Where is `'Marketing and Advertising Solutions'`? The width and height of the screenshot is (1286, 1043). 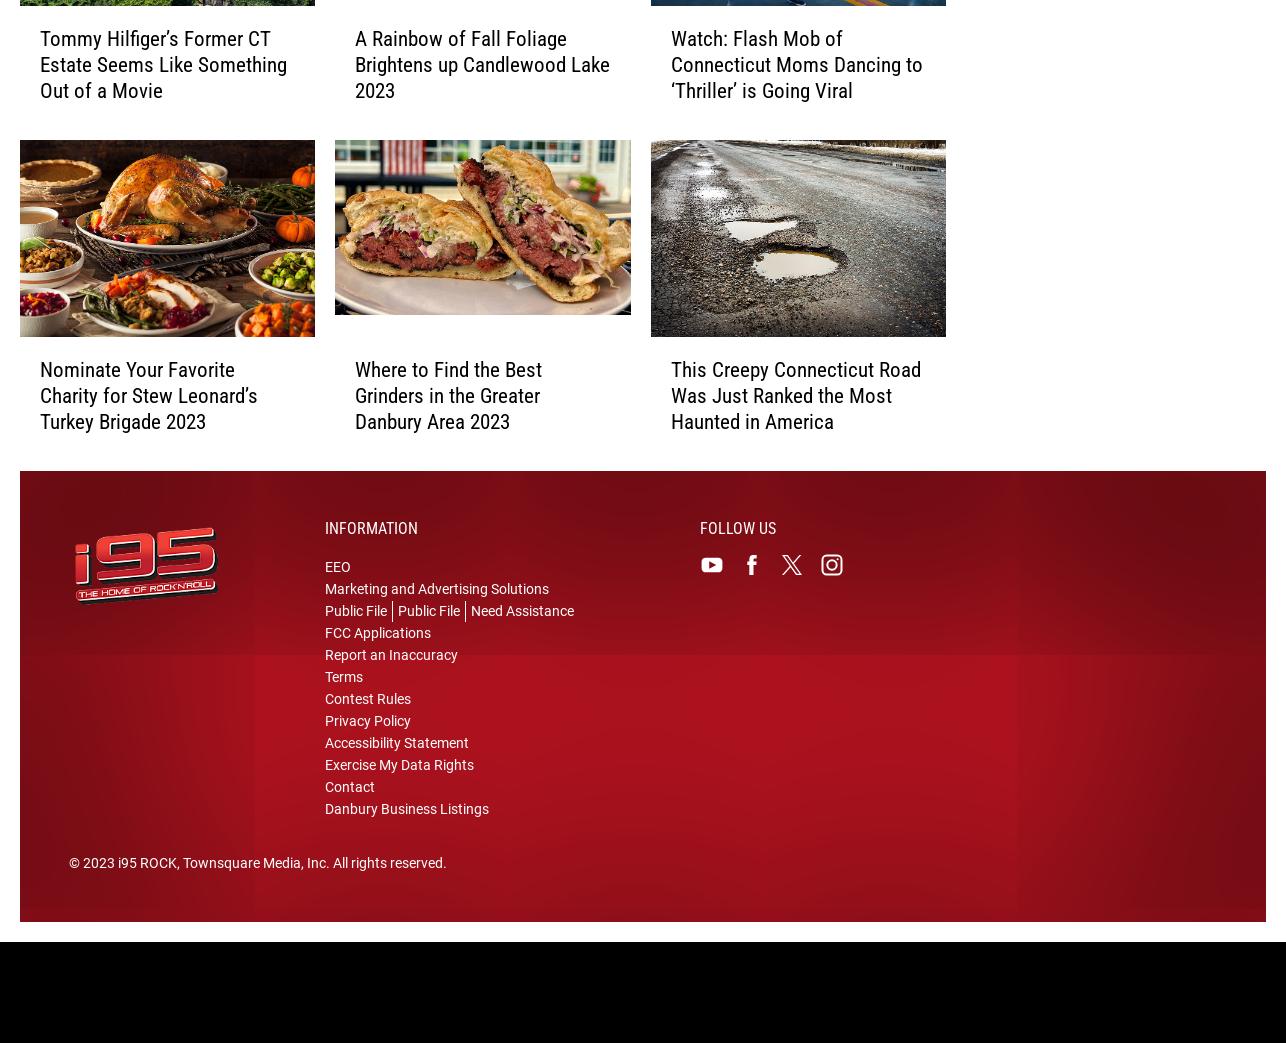
'Marketing and Advertising Solutions' is located at coordinates (435, 601).